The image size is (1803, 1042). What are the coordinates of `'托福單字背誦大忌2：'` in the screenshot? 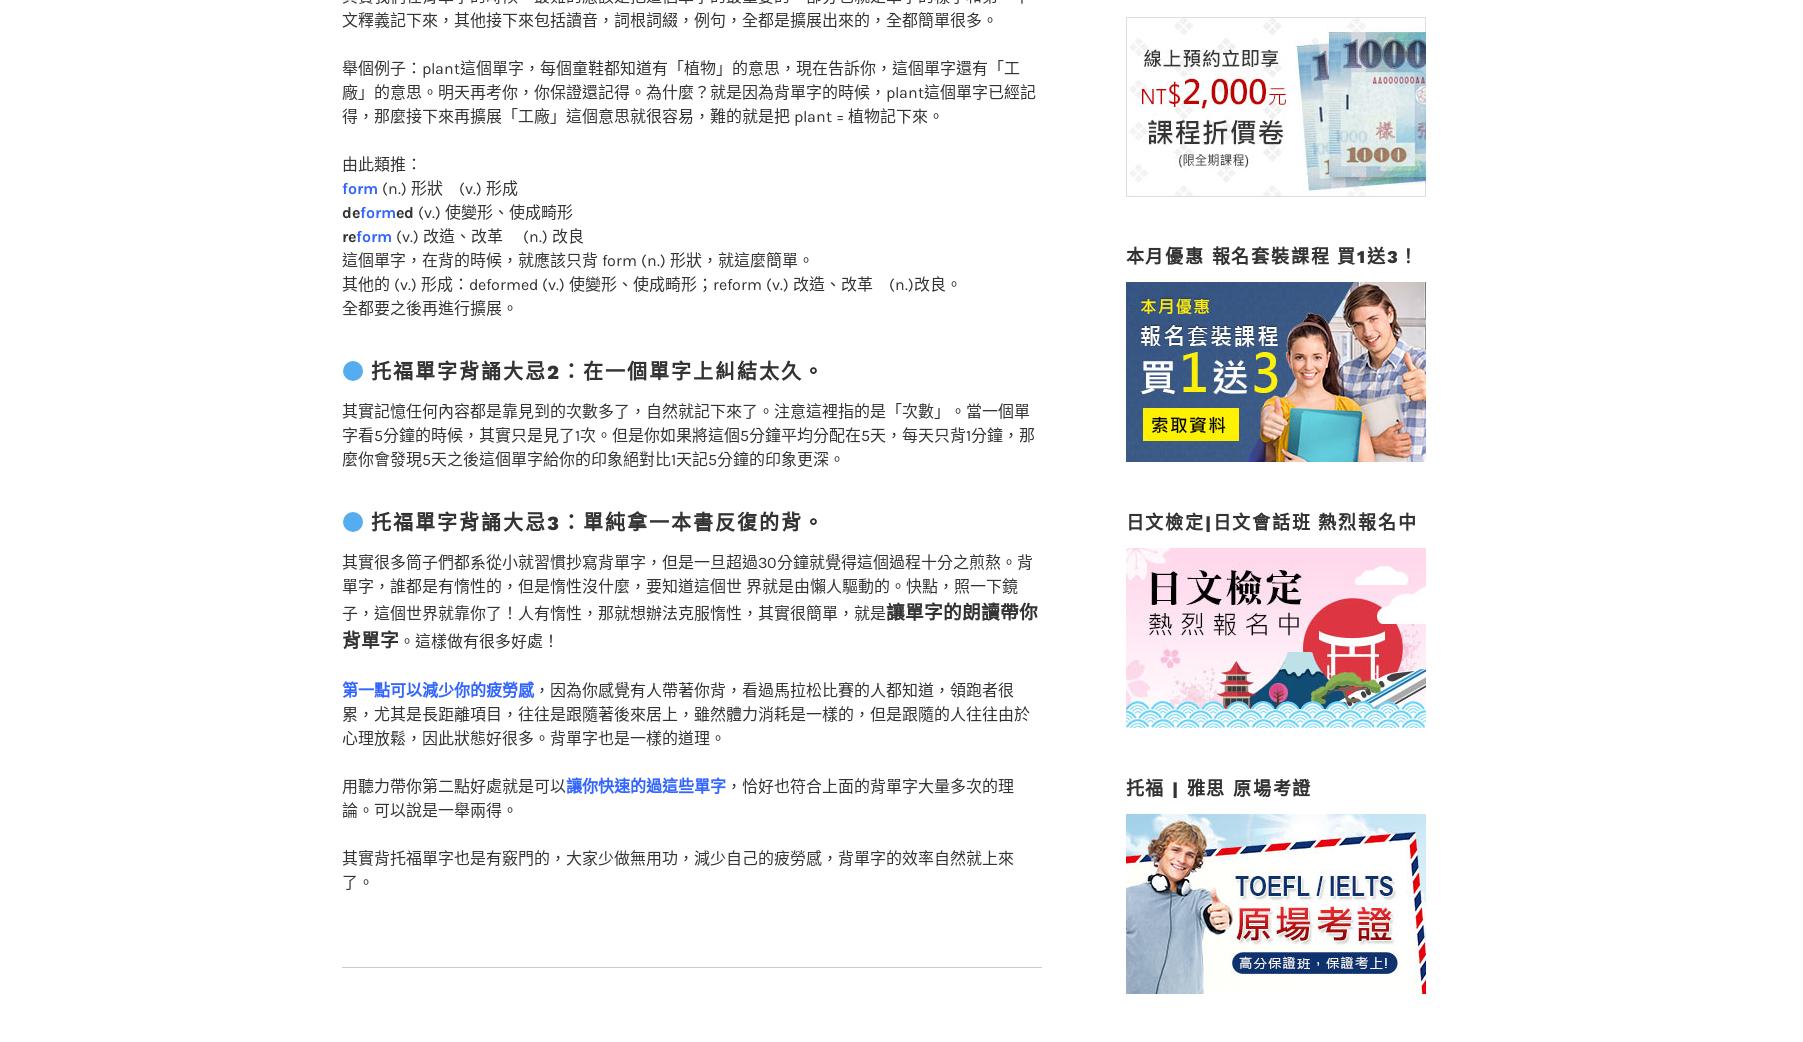 It's located at (477, 331).